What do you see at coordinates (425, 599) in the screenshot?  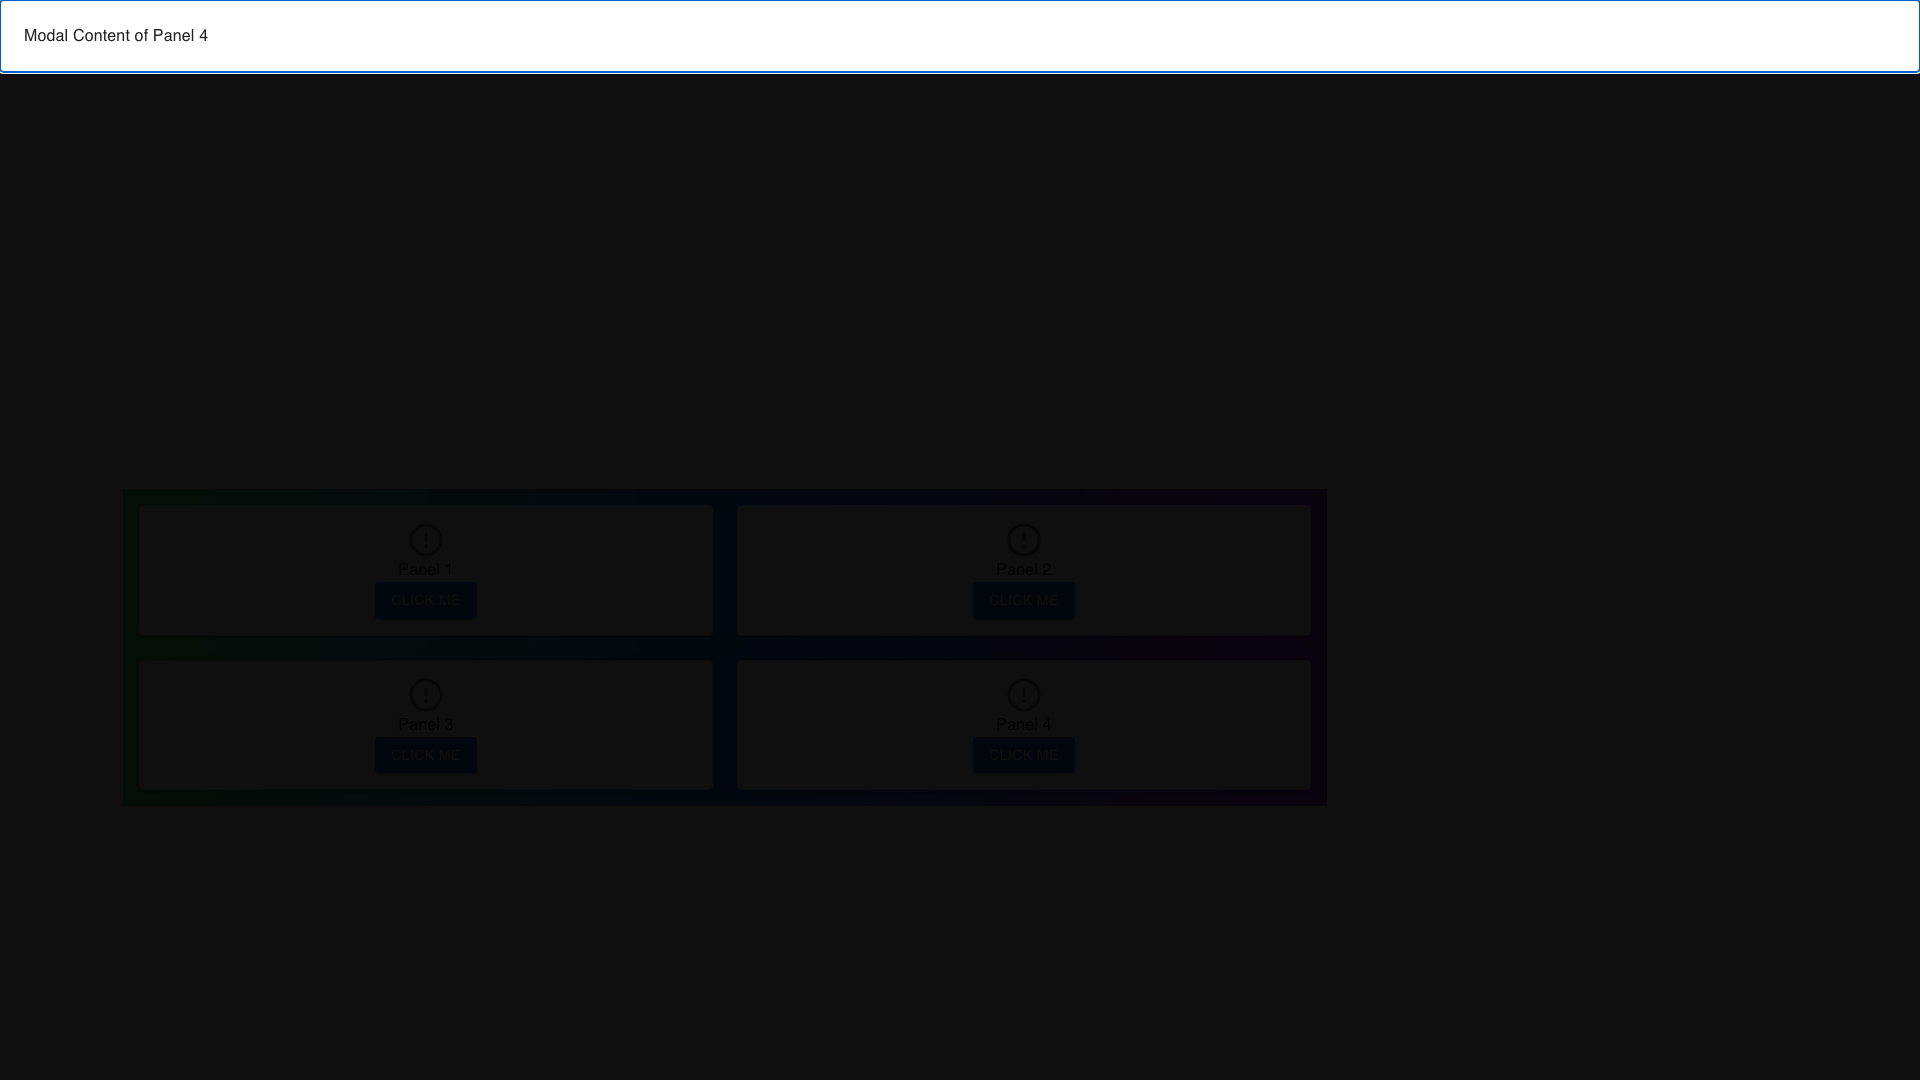 I see `the 'Click Me' button located in the bottom-center area of 'Panel 1'` at bounding box center [425, 599].